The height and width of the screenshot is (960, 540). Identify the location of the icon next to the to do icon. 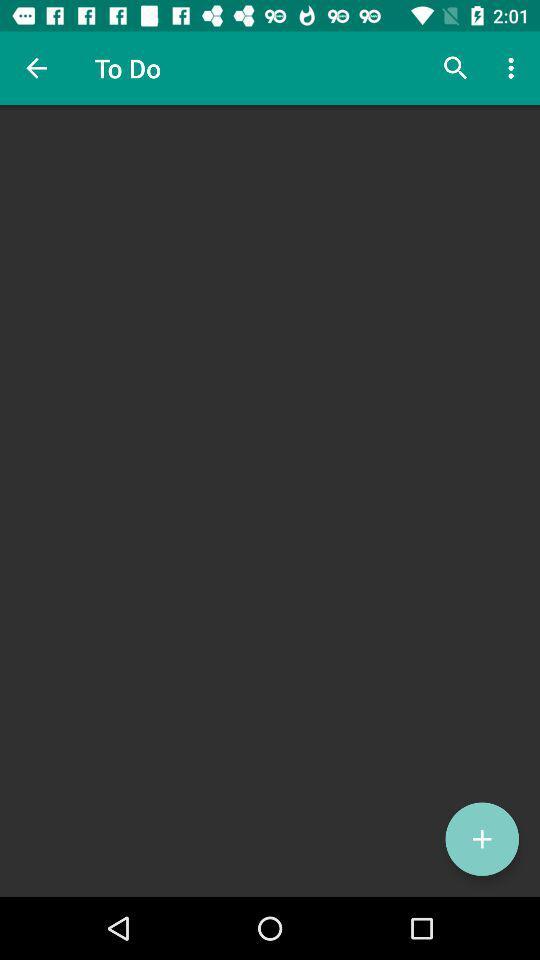
(36, 68).